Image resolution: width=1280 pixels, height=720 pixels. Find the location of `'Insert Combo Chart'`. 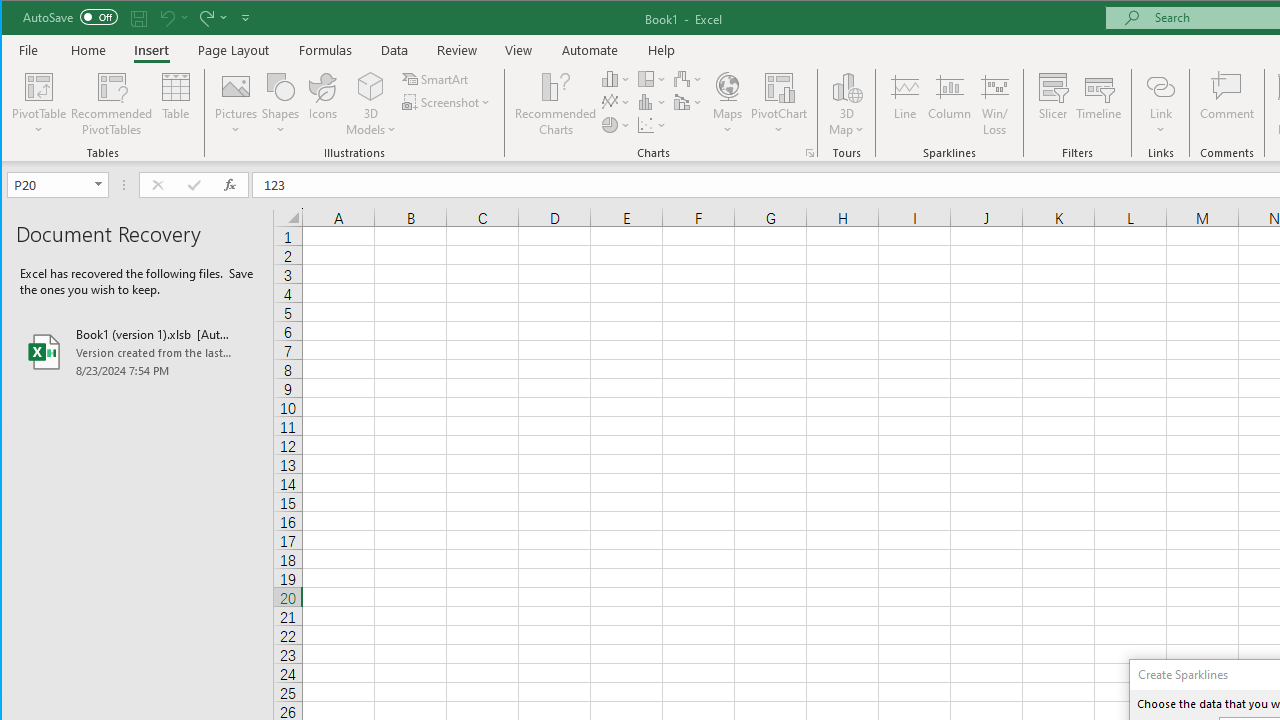

'Insert Combo Chart' is located at coordinates (688, 102).